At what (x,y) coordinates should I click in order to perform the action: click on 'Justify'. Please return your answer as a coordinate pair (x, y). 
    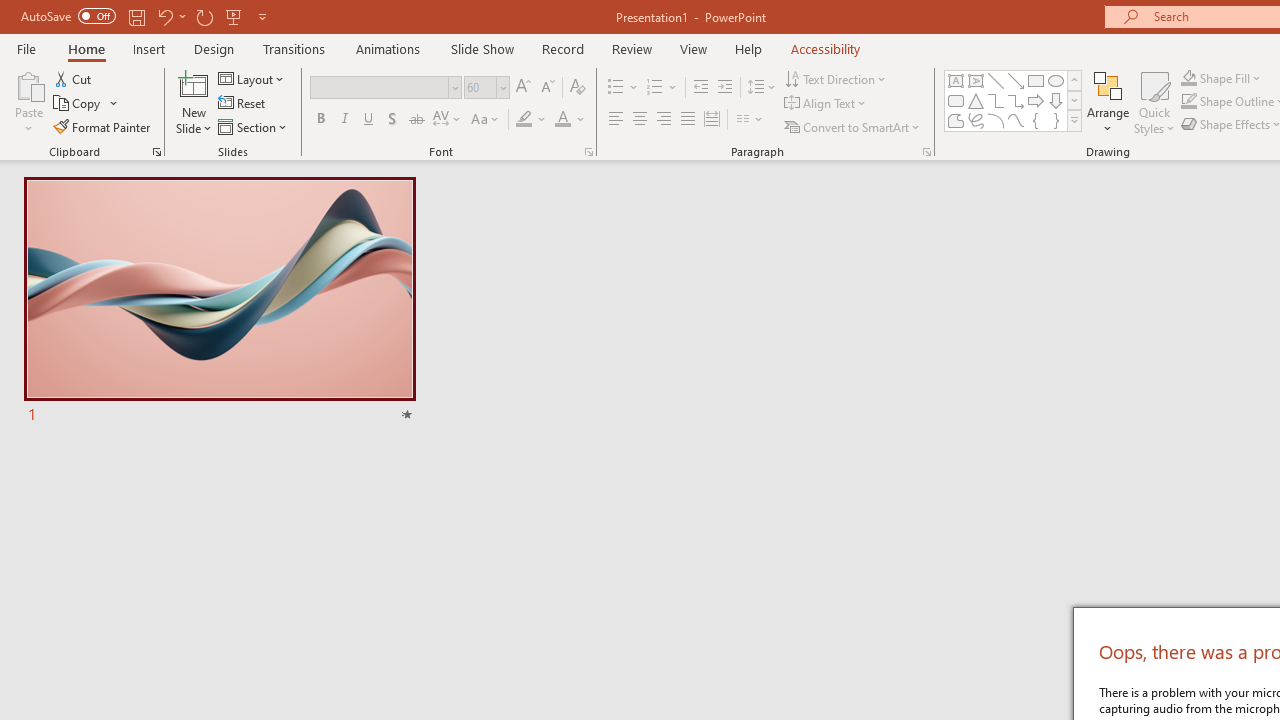
    Looking at the image, I should click on (688, 119).